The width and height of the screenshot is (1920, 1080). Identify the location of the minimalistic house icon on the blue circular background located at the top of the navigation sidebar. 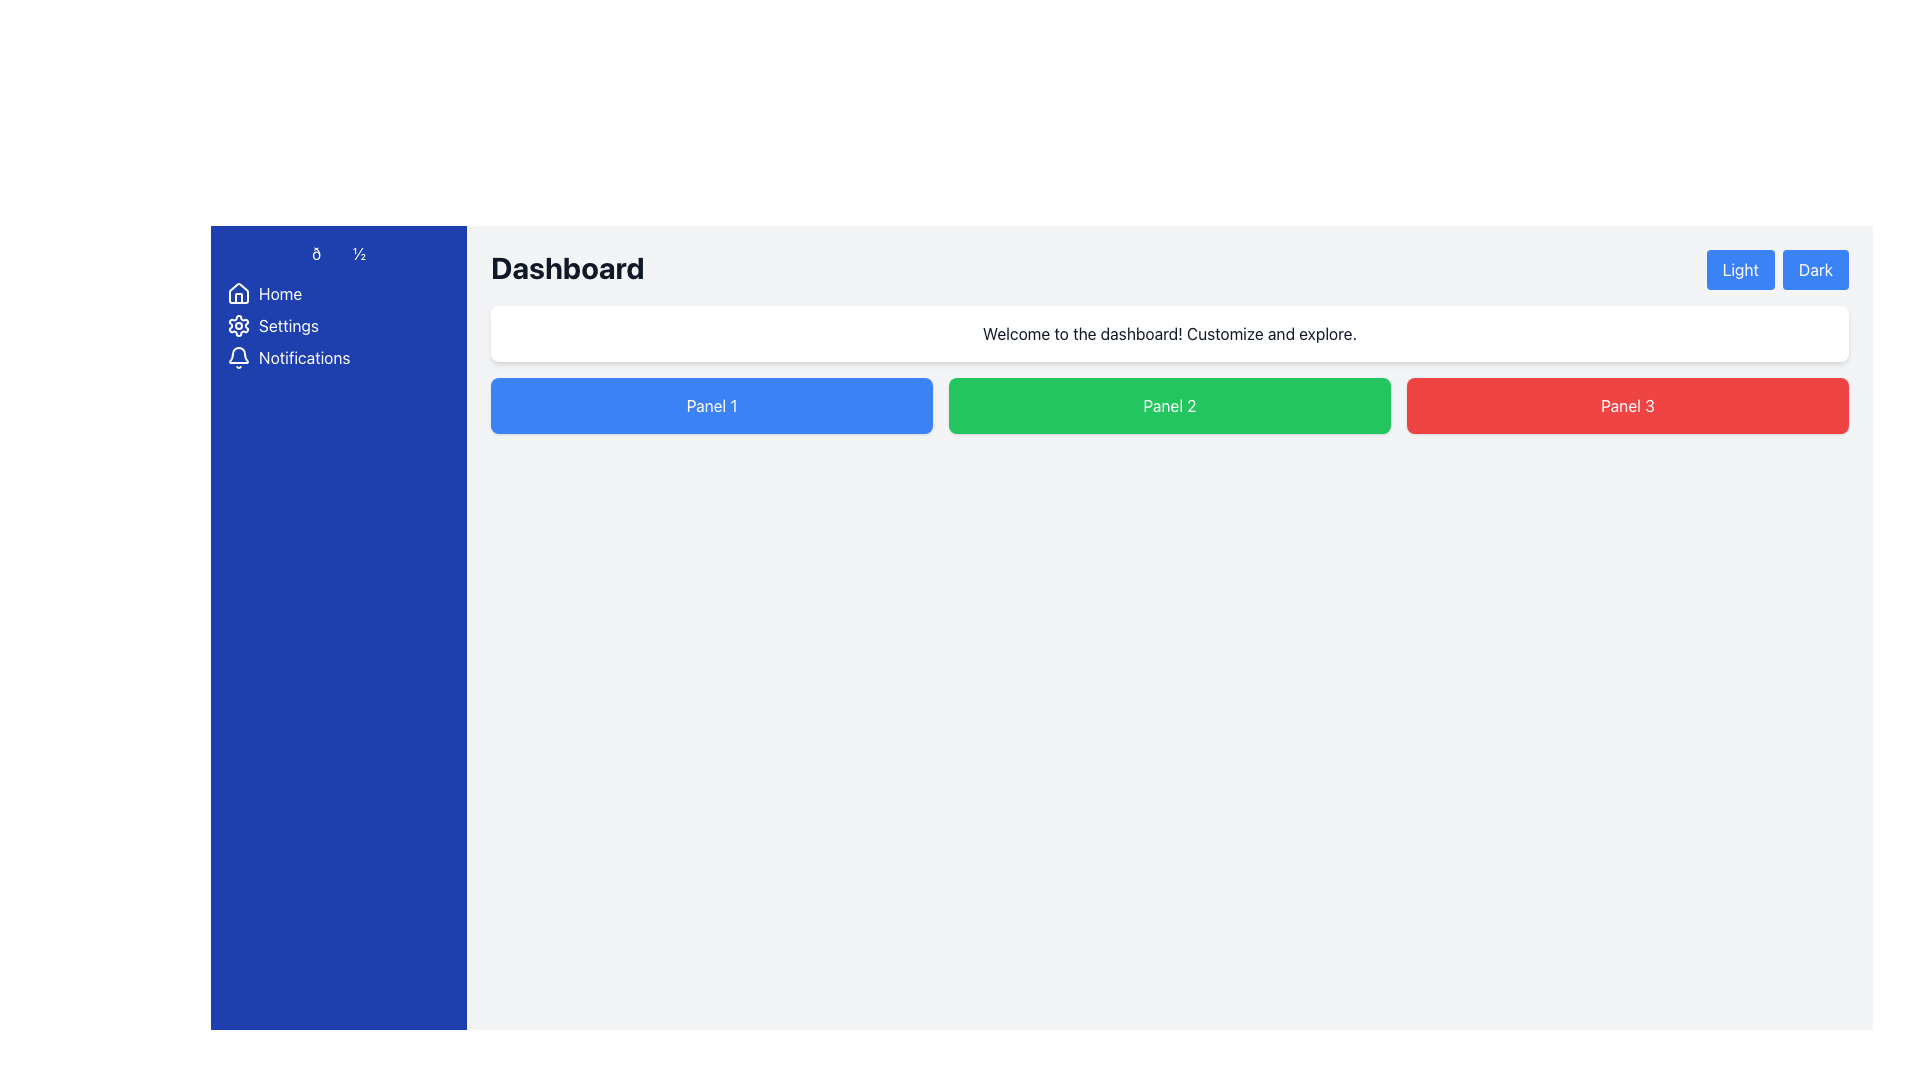
(239, 293).